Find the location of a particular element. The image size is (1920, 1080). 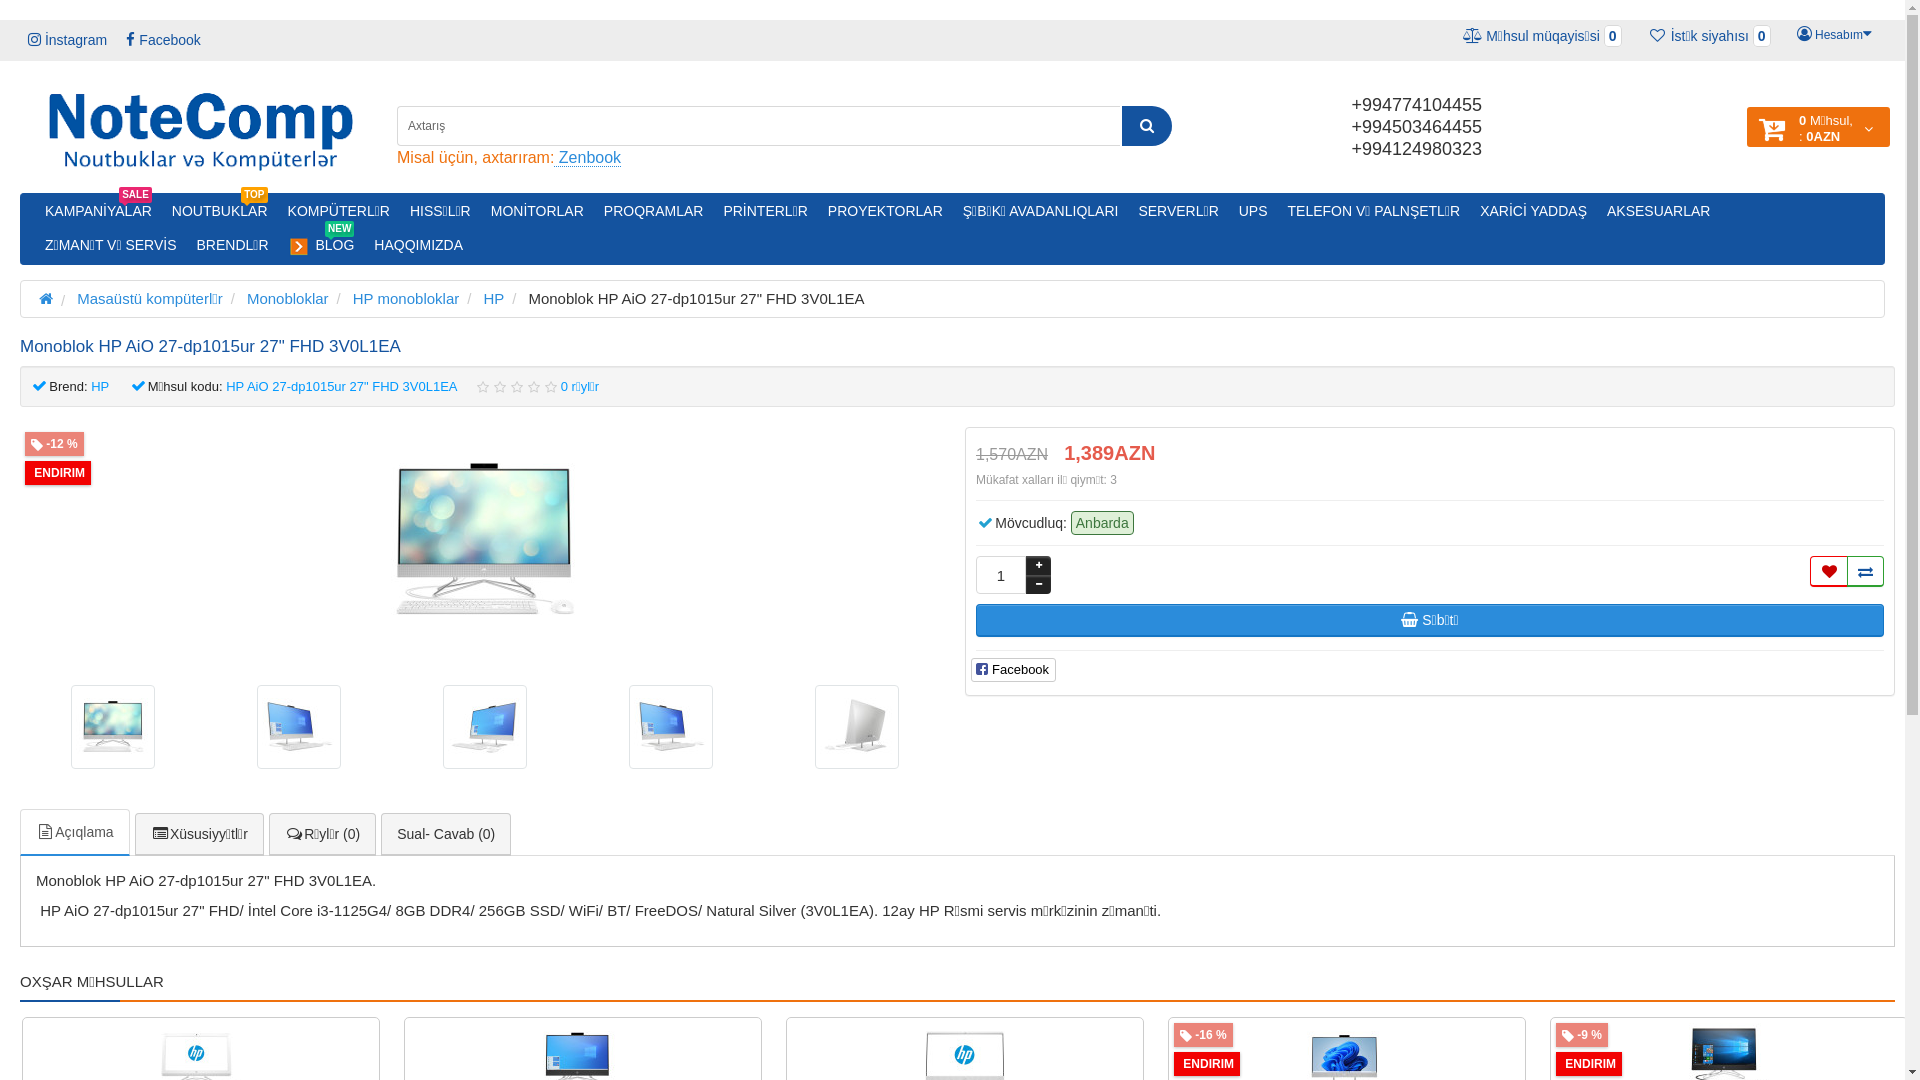

'PROQRAMLAR' is located at coordinates (653, 211).